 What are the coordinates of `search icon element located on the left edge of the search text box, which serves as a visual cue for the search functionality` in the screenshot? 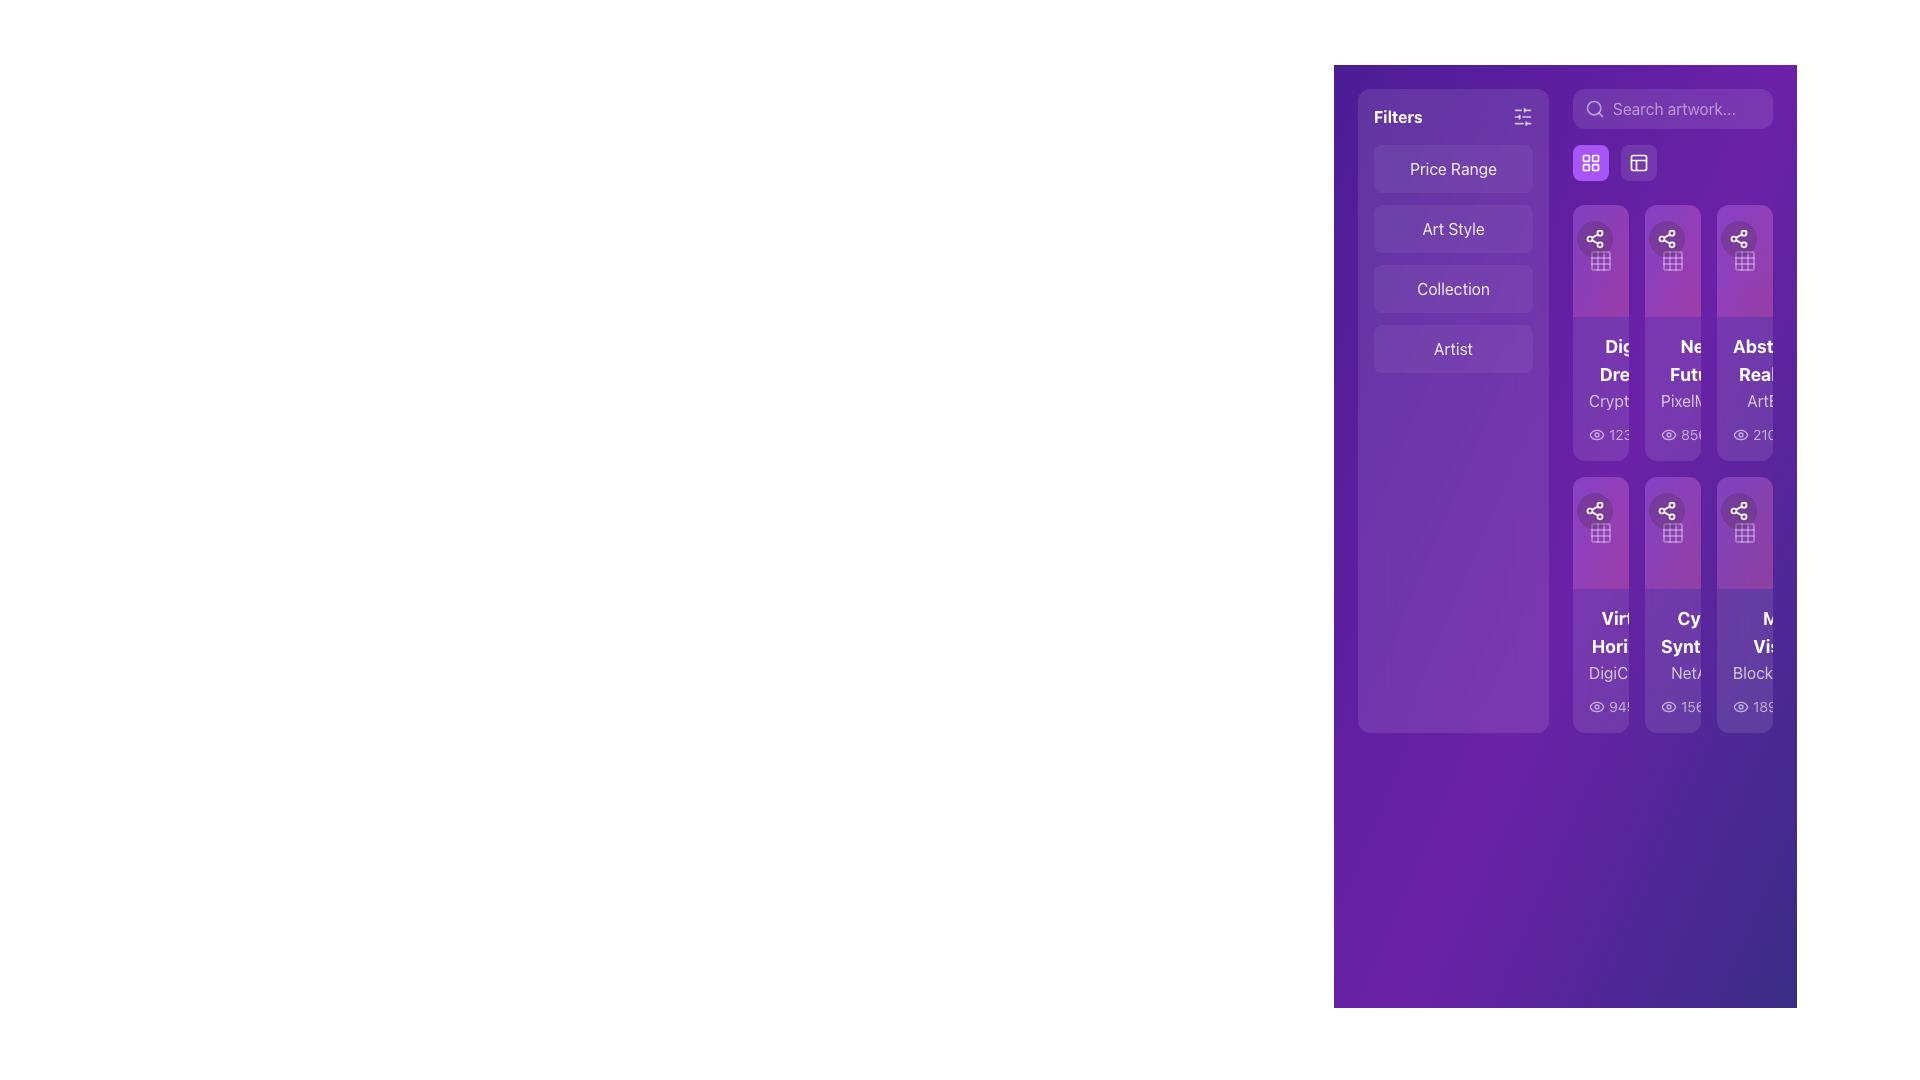 It's located at (1593, 108).